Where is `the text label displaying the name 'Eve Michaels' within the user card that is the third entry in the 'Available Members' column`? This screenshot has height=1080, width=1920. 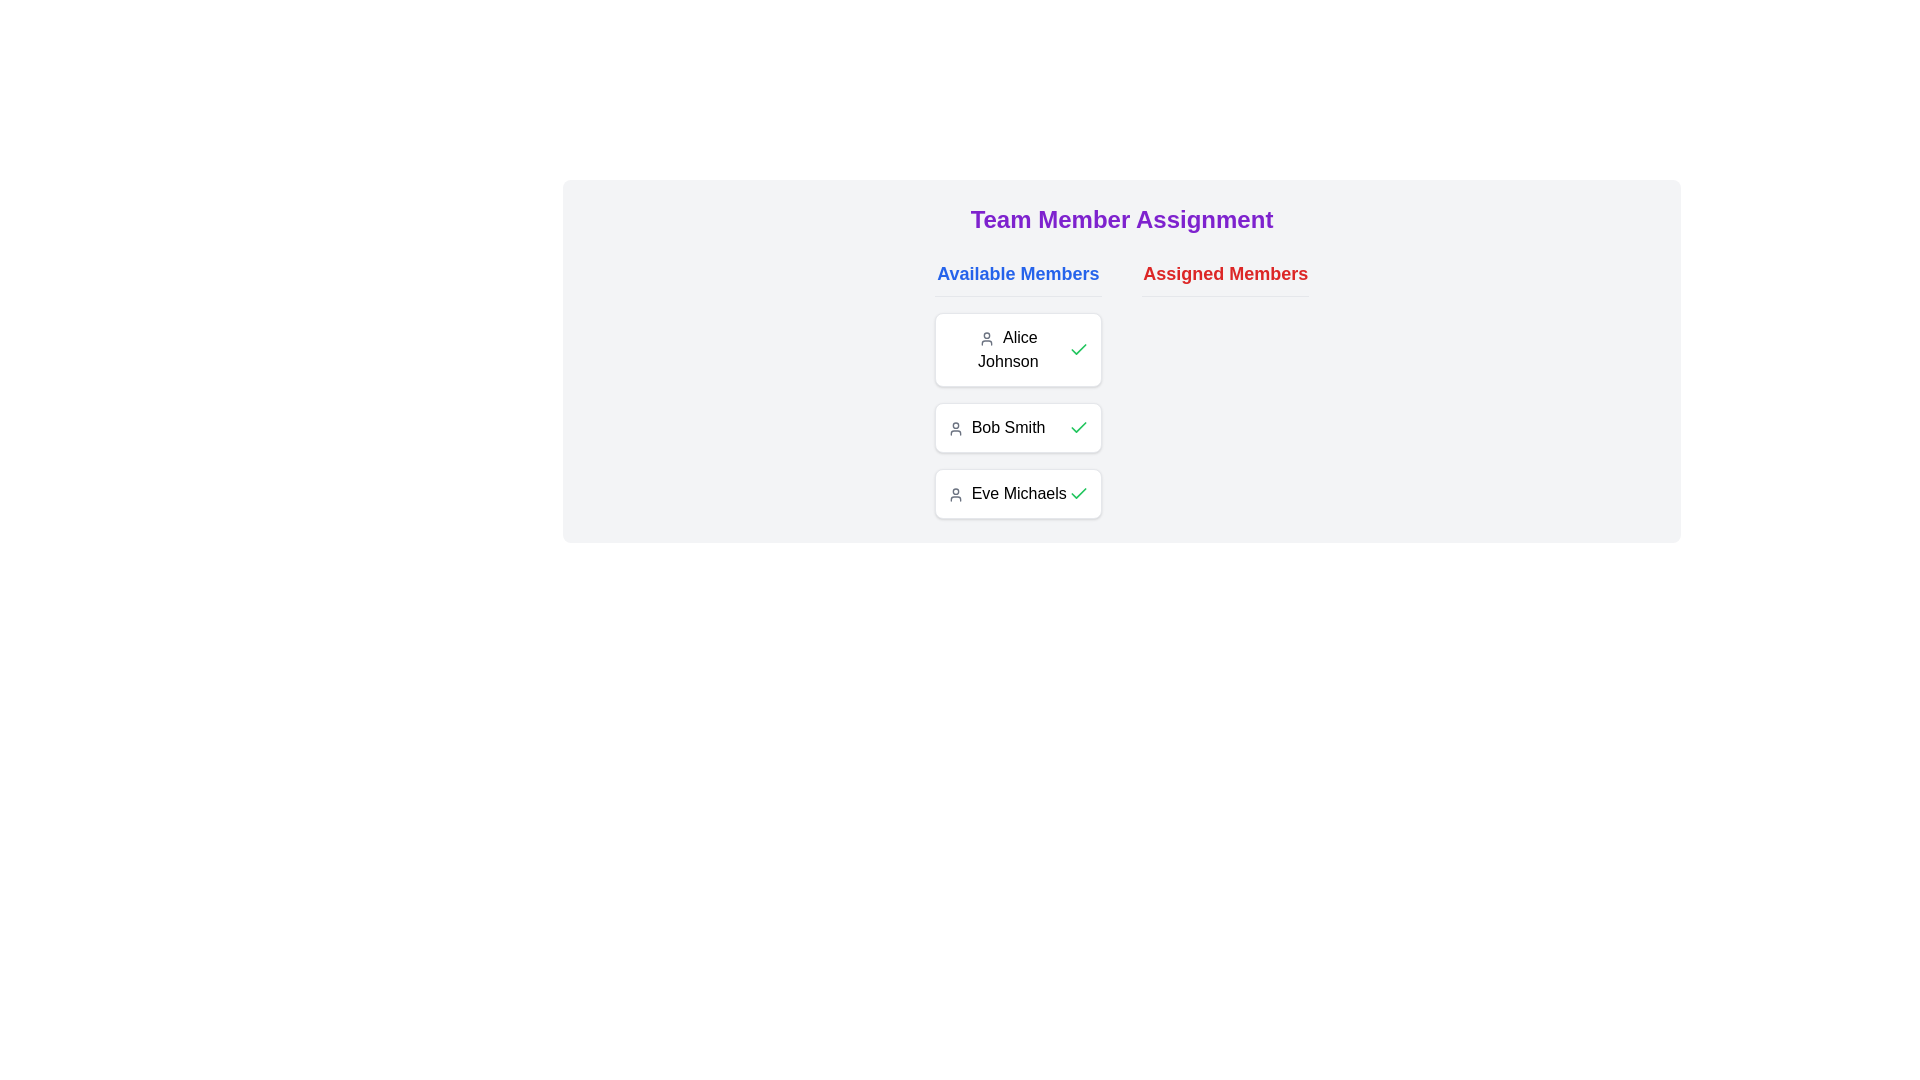
the text label displaying the name 'Eve Michaels' within the user card that is the third entry in the 'Available Members' column is located at coordinates (1007, 493).